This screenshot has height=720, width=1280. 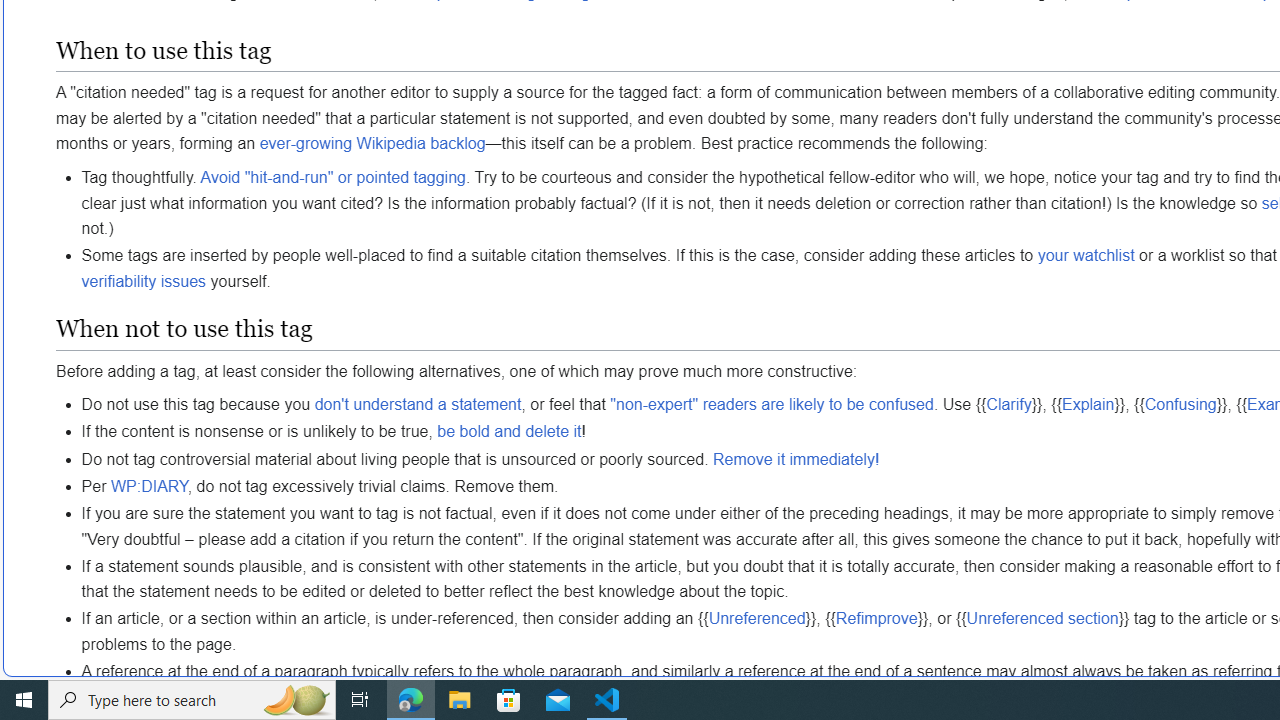 What do you see at coordinates (1087, 405) in the screenshot?
I see `'Explain'` at bounding box center [1087, 405].